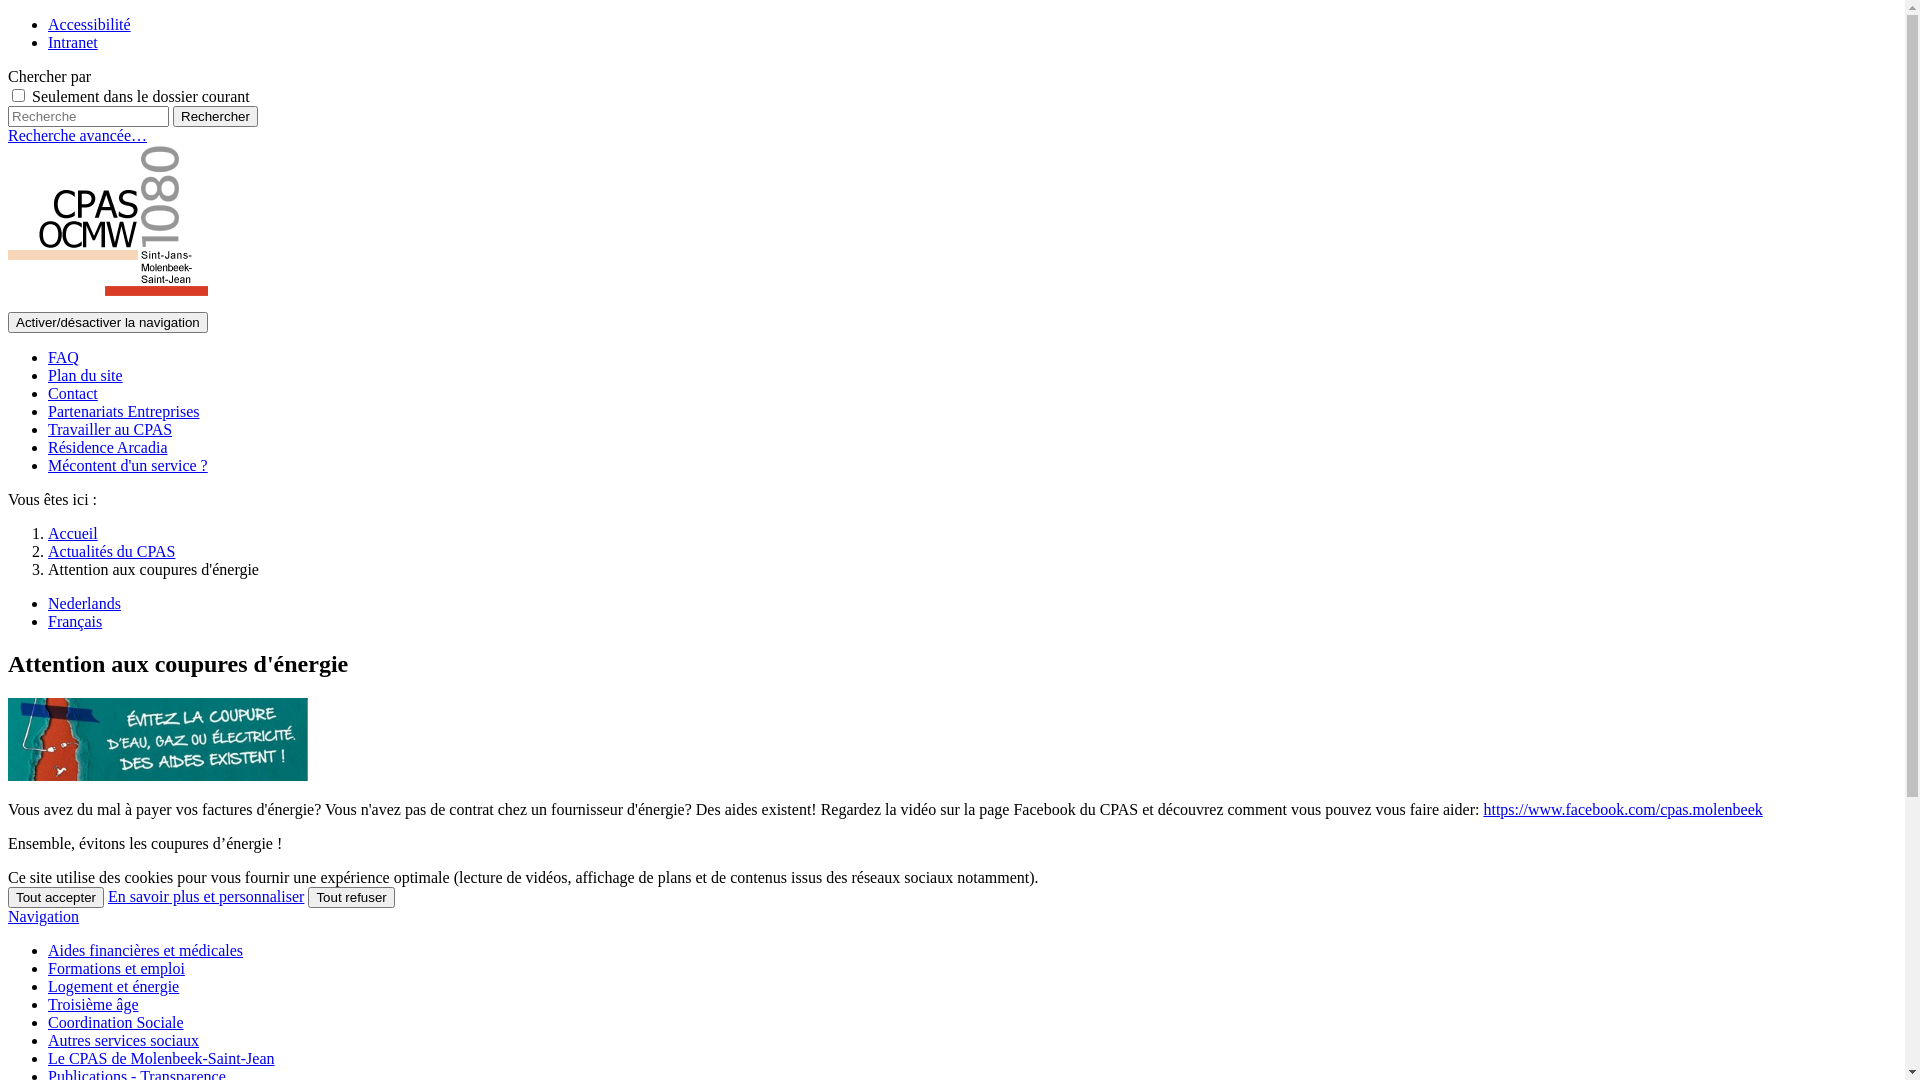 This screenshot has height=1080, width=1920. Describe the element at coordinates (107, 225) in the screenshot. I see `'CPAS de Molenbeek-Saint-Jean - OCMW van Sint-Jans-Molenbeek'` at that location.